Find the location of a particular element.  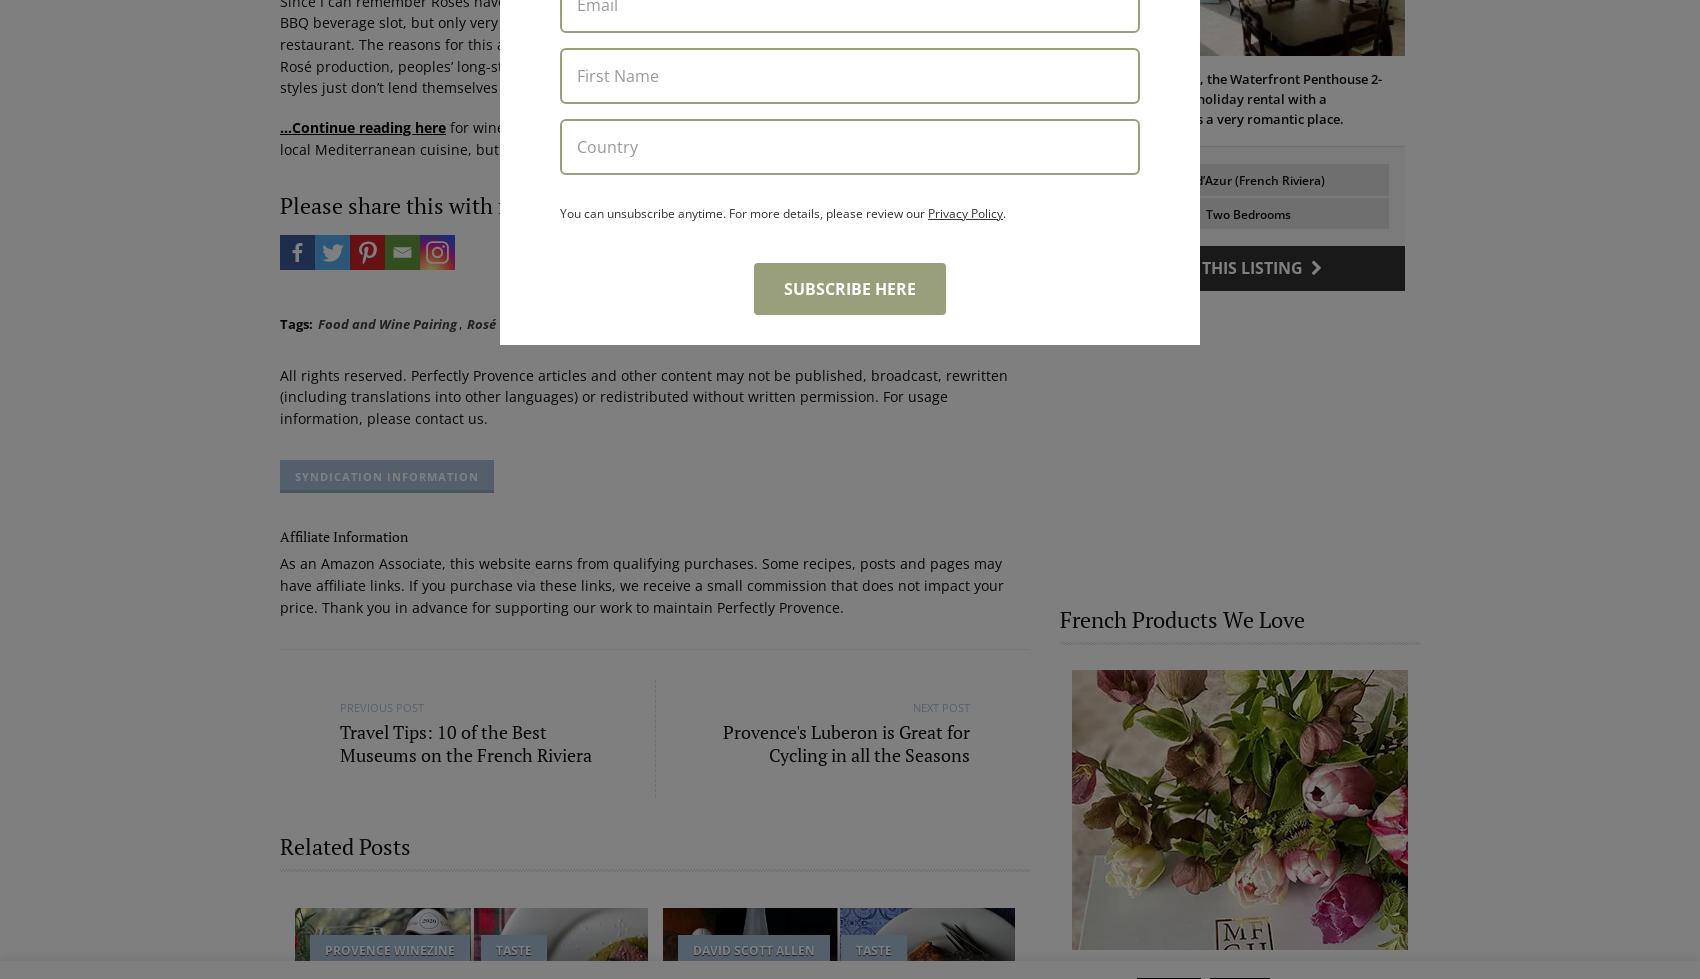

'David Scott Allen' is located at coordinates (751, 948).